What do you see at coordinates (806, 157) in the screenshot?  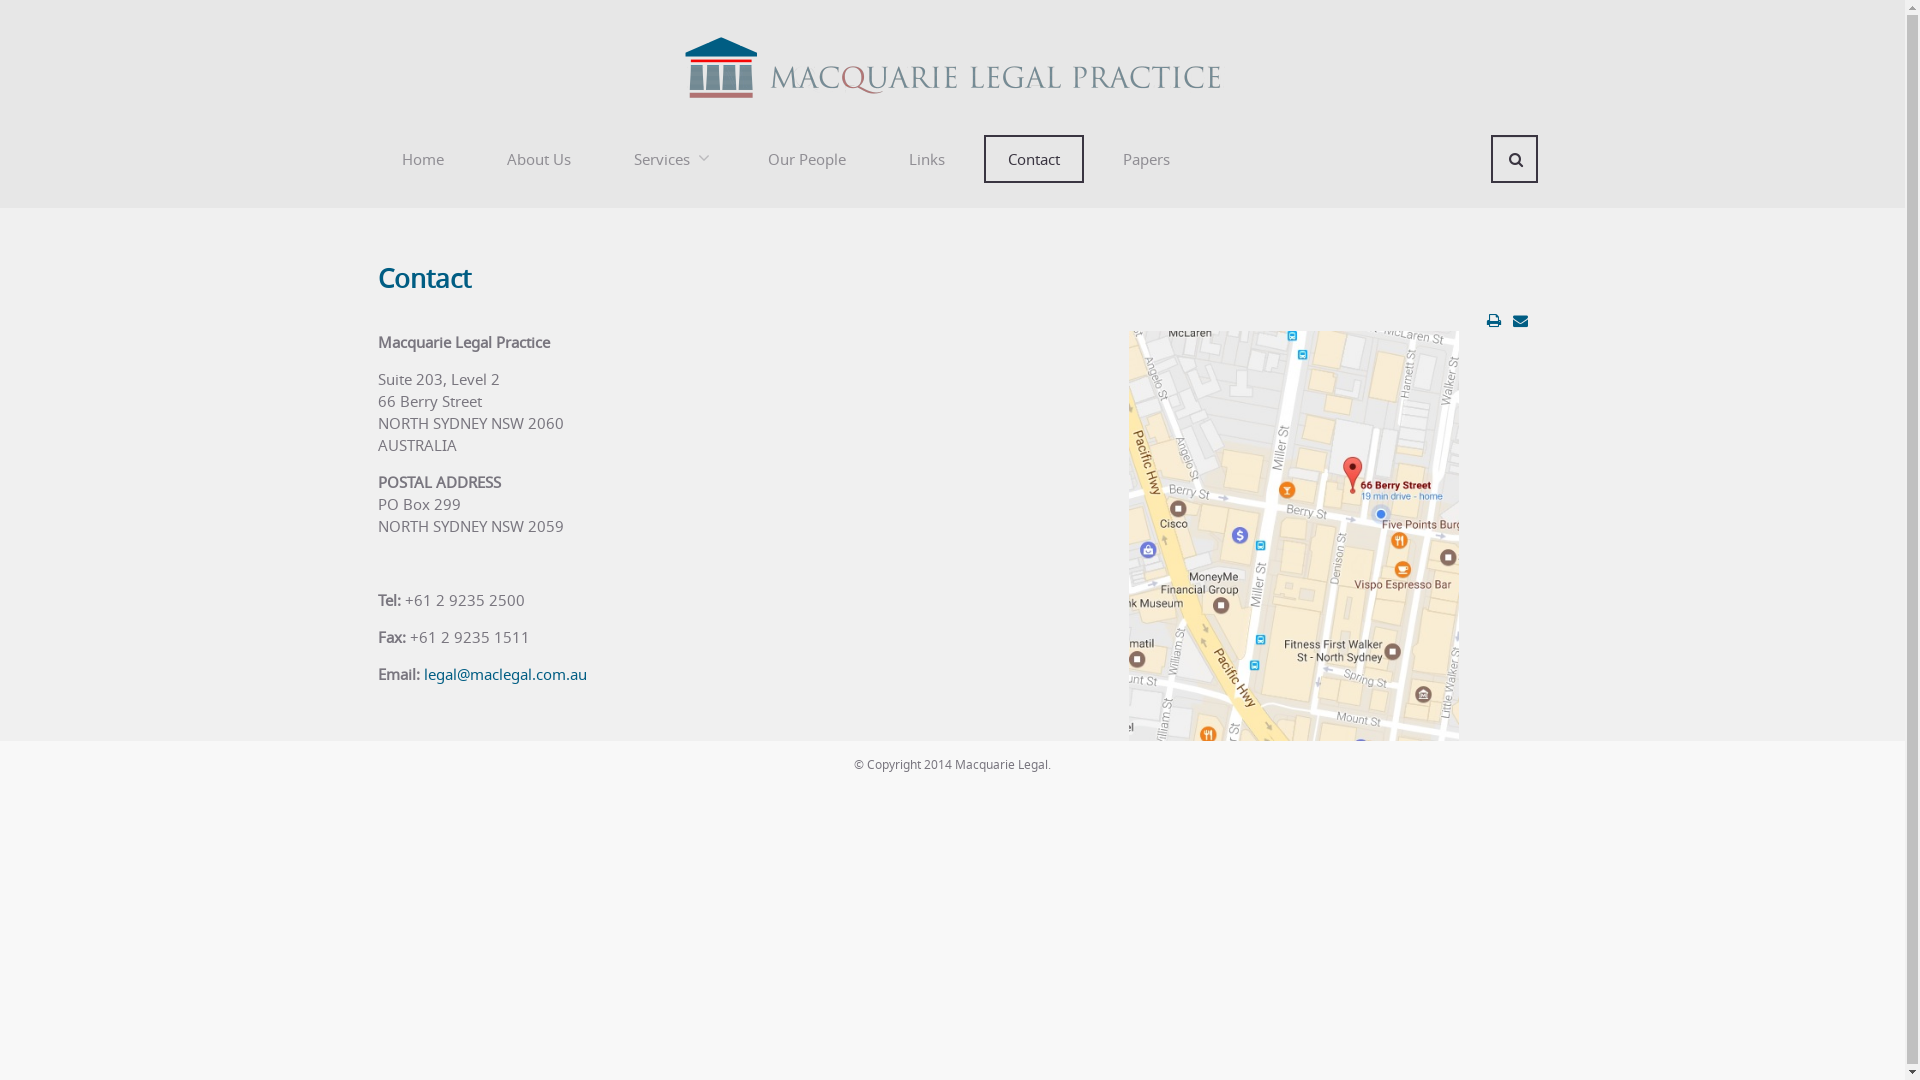 I see `'Our People'` at bounding box center [806, 157].